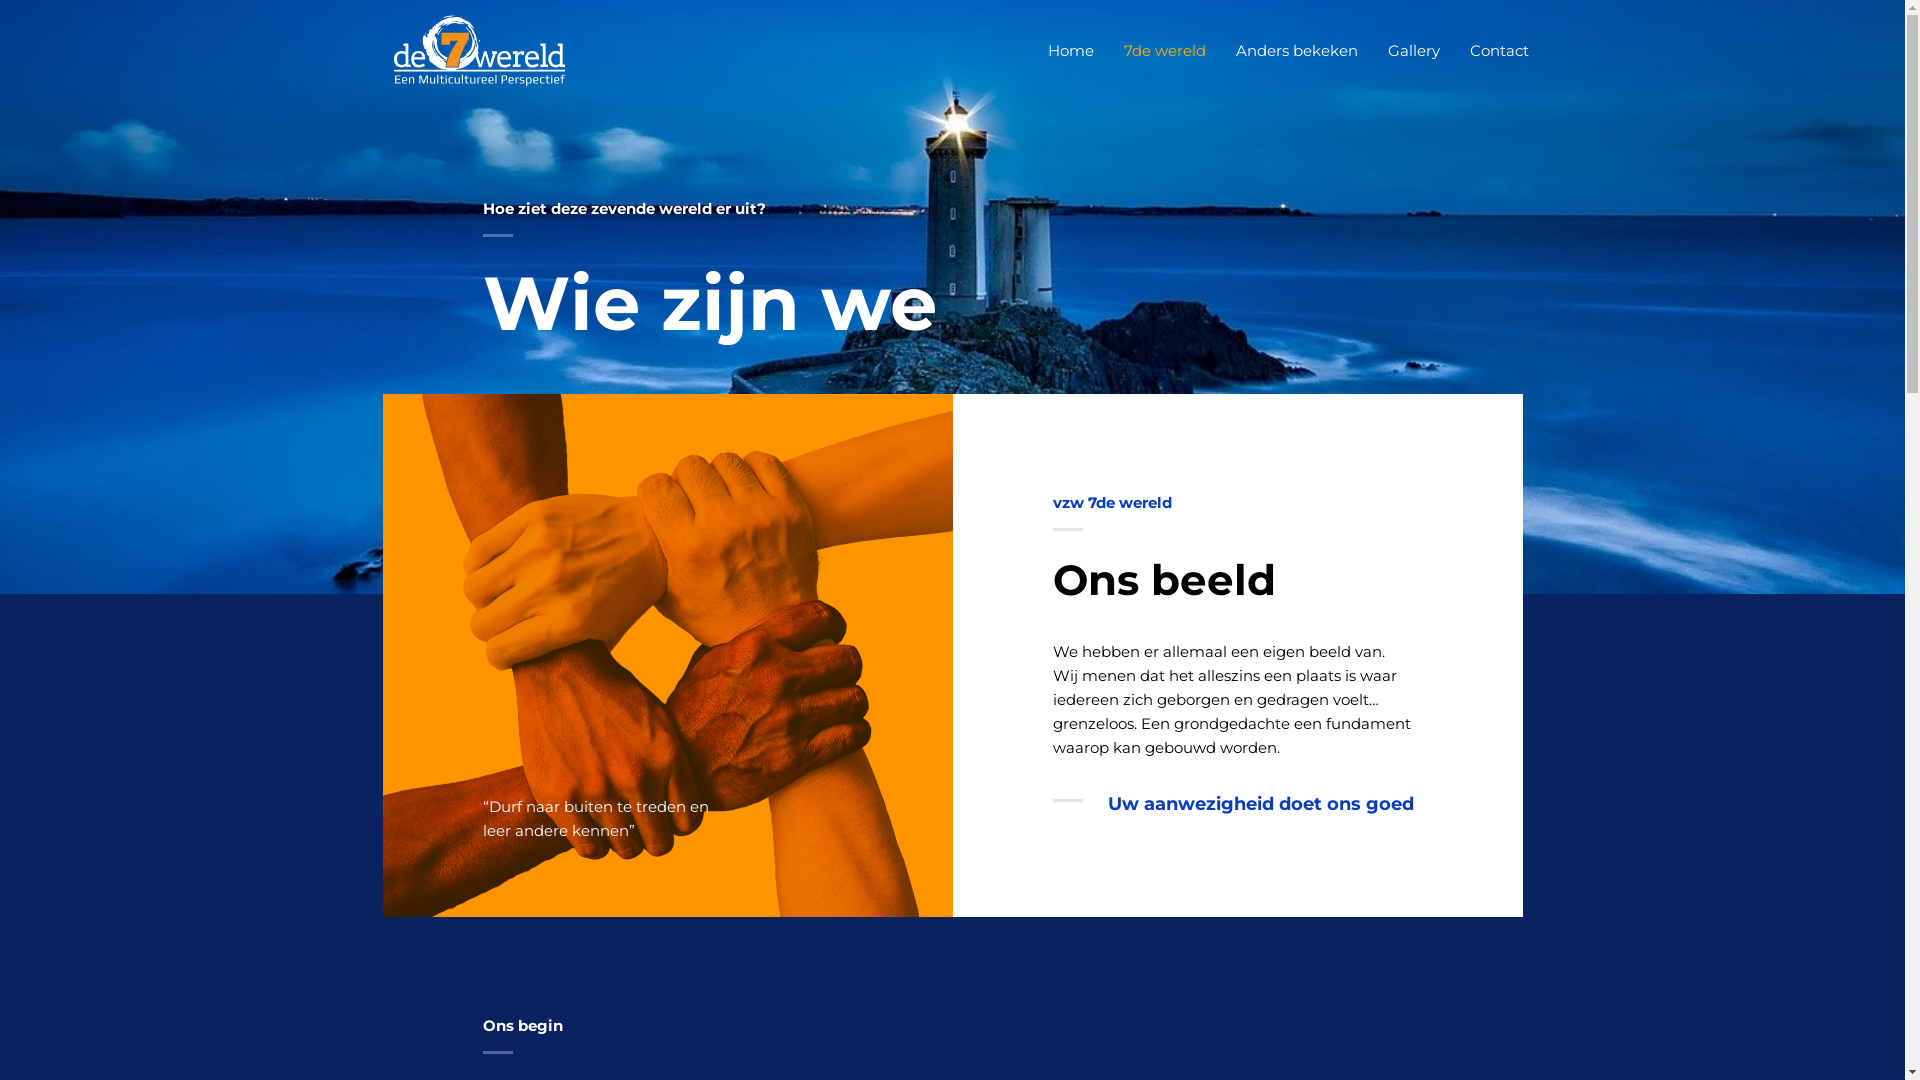  I want to click on 'Gallery', so click(1371, 49).